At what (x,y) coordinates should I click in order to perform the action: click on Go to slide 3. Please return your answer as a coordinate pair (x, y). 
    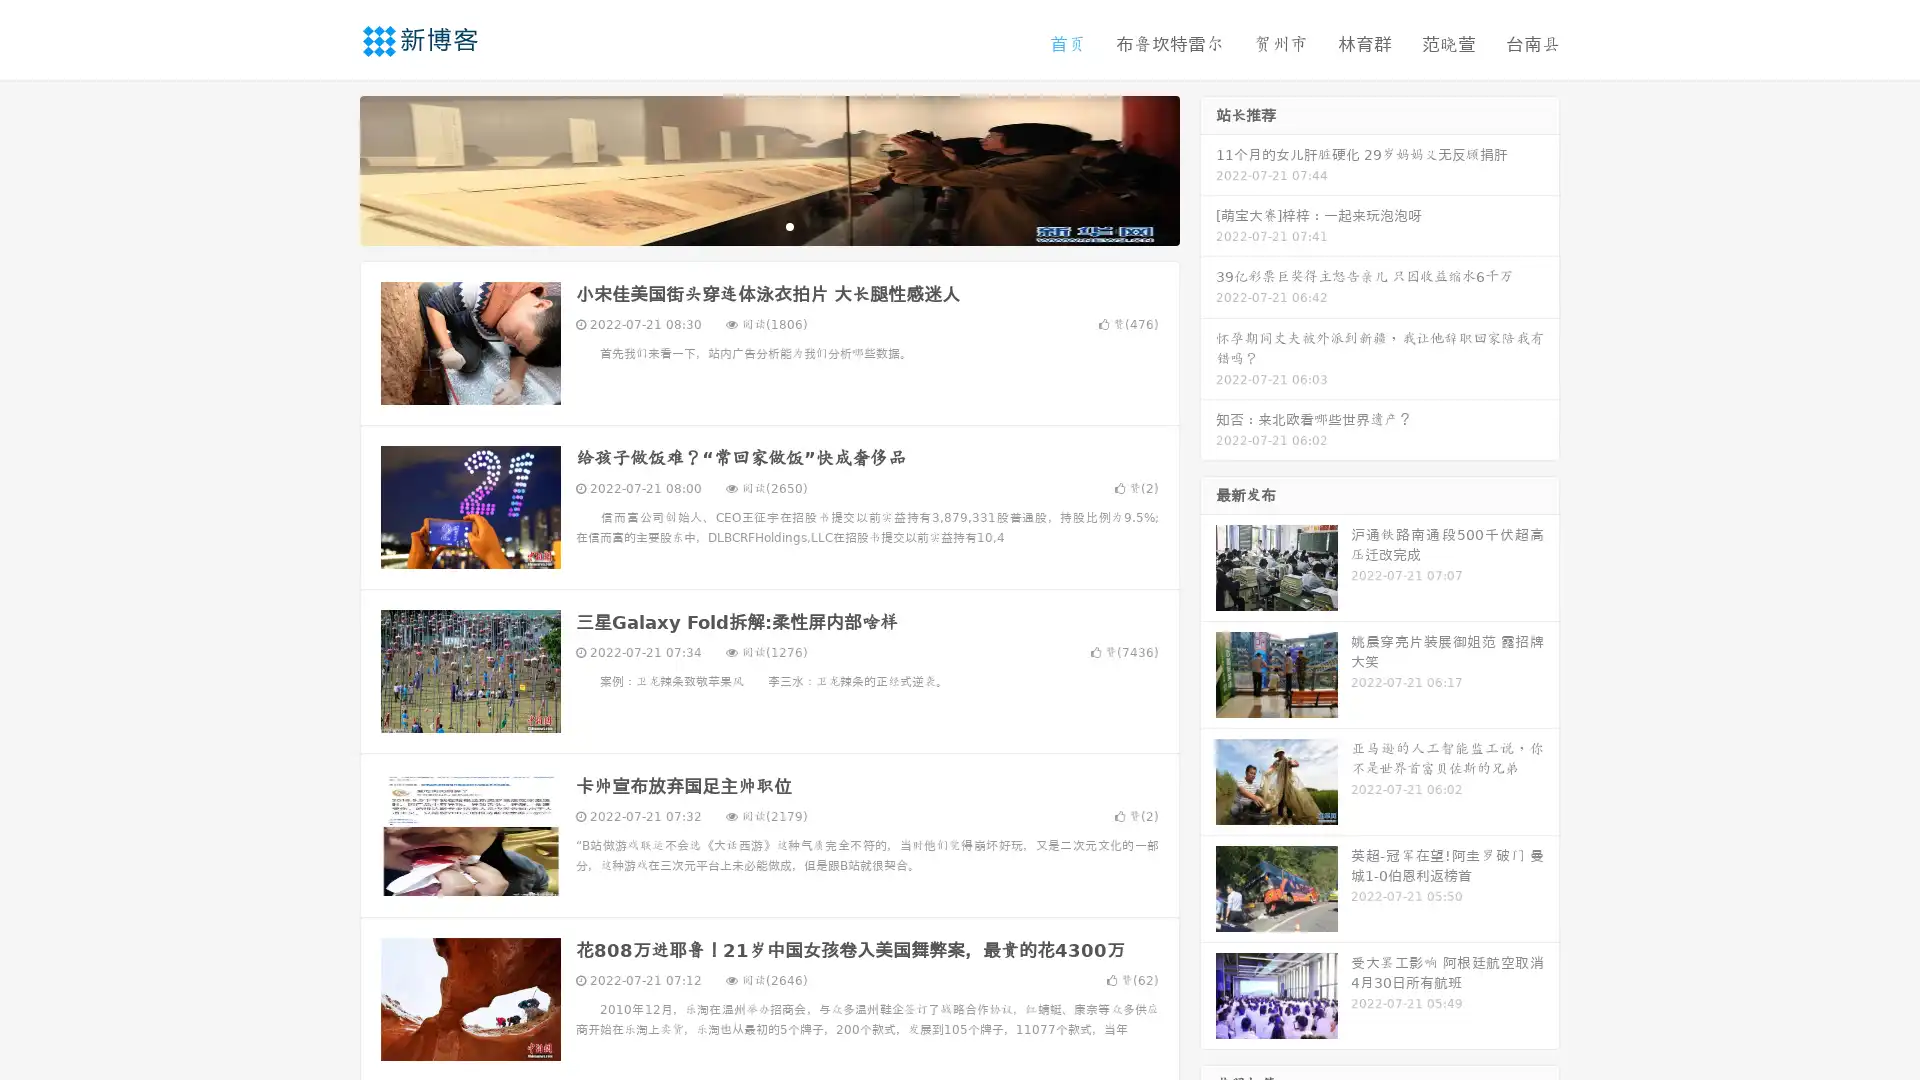
    Looking at the image, I should click on (789, 225).